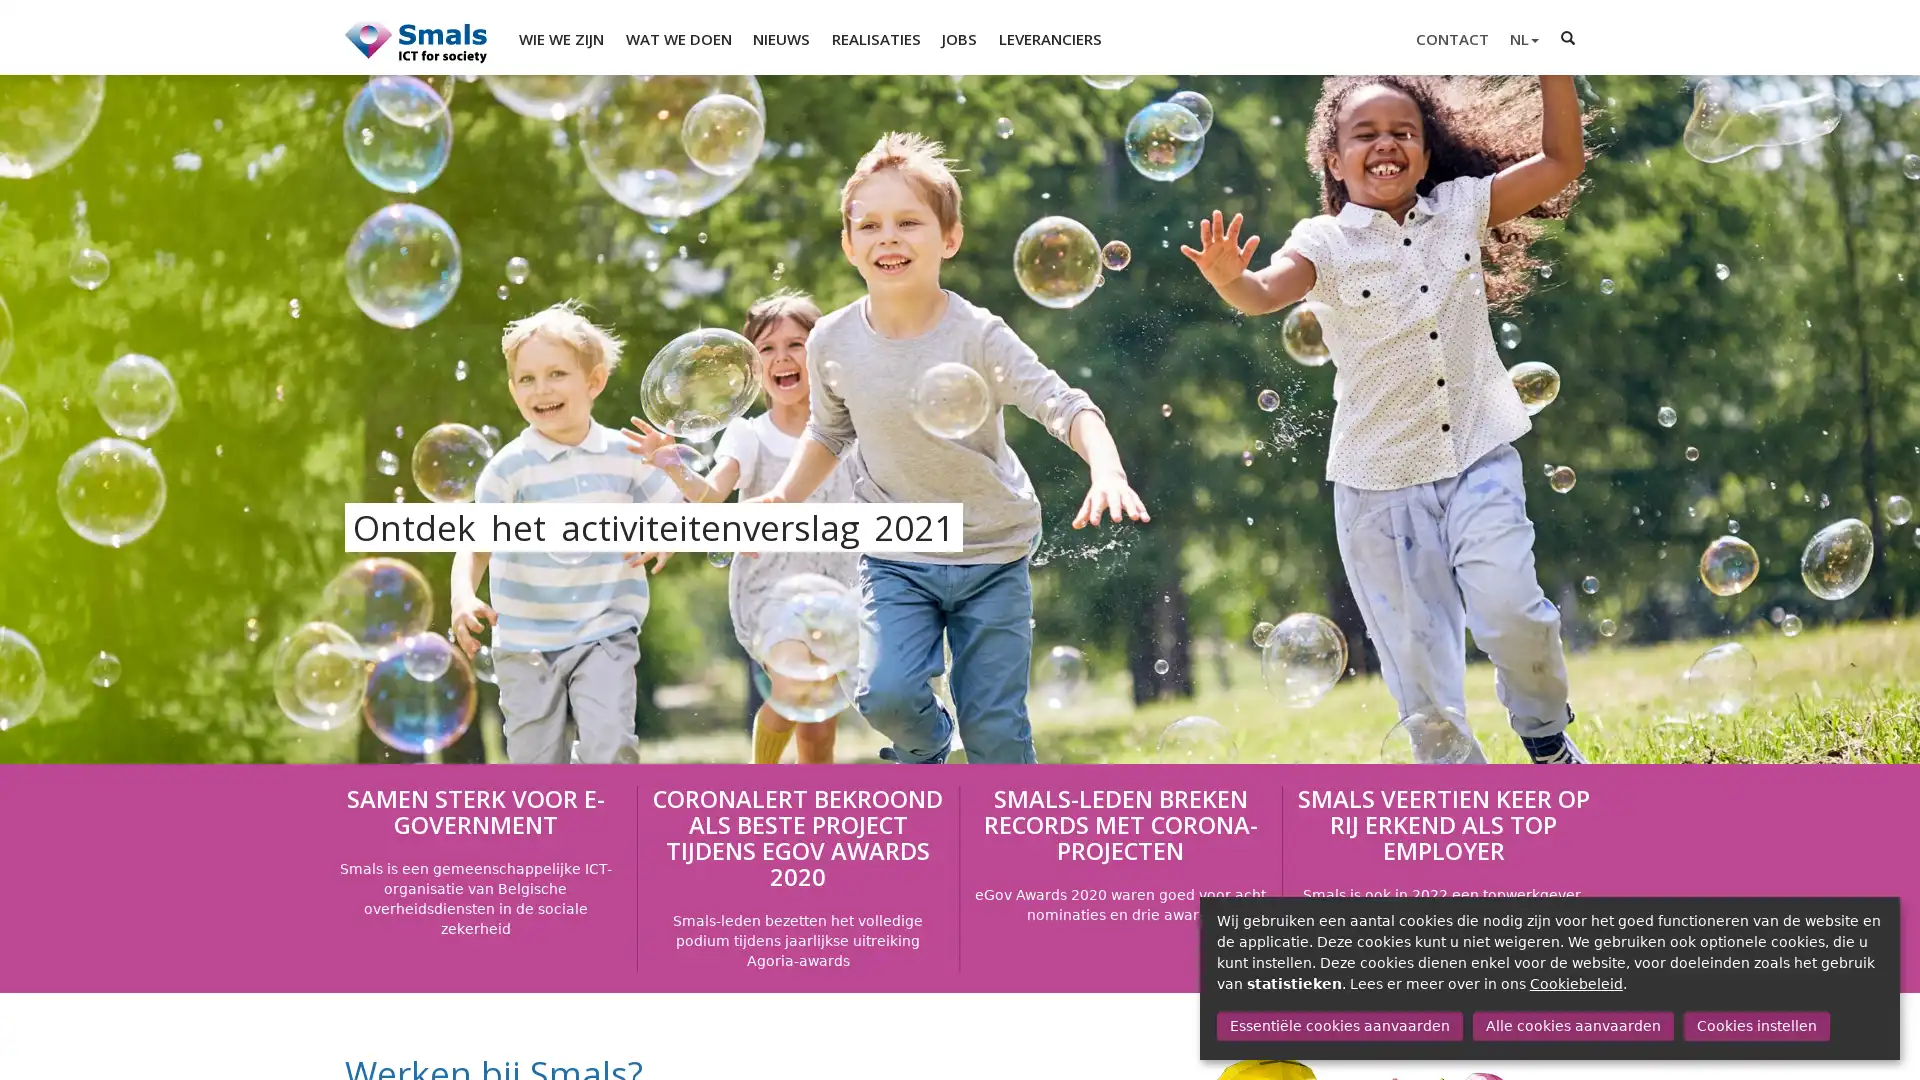 This screenshot has width=1920, height=1080. What do you see at coordinates (1339, 1026) in the screenshot?
I see `Essentiele cookies aanvaarden` at bounding box center [1339, 1026].